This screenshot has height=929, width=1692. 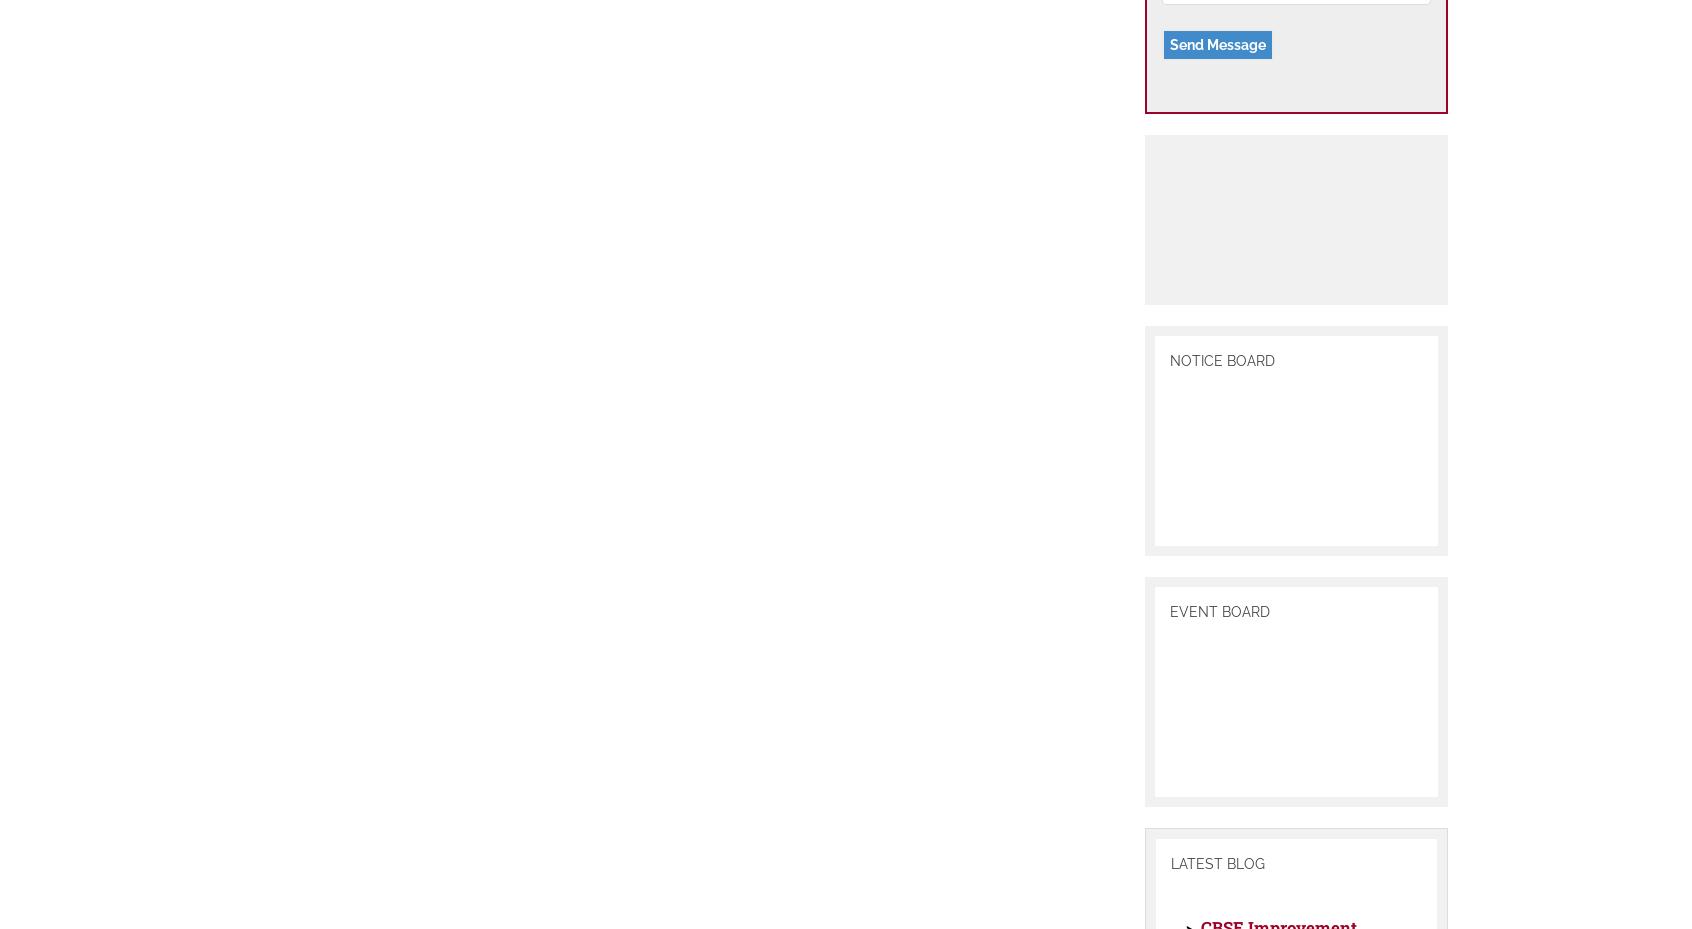 I want to click on 'Patrachar vidyalaya Admission 2022', so click(x=1288, y=318).